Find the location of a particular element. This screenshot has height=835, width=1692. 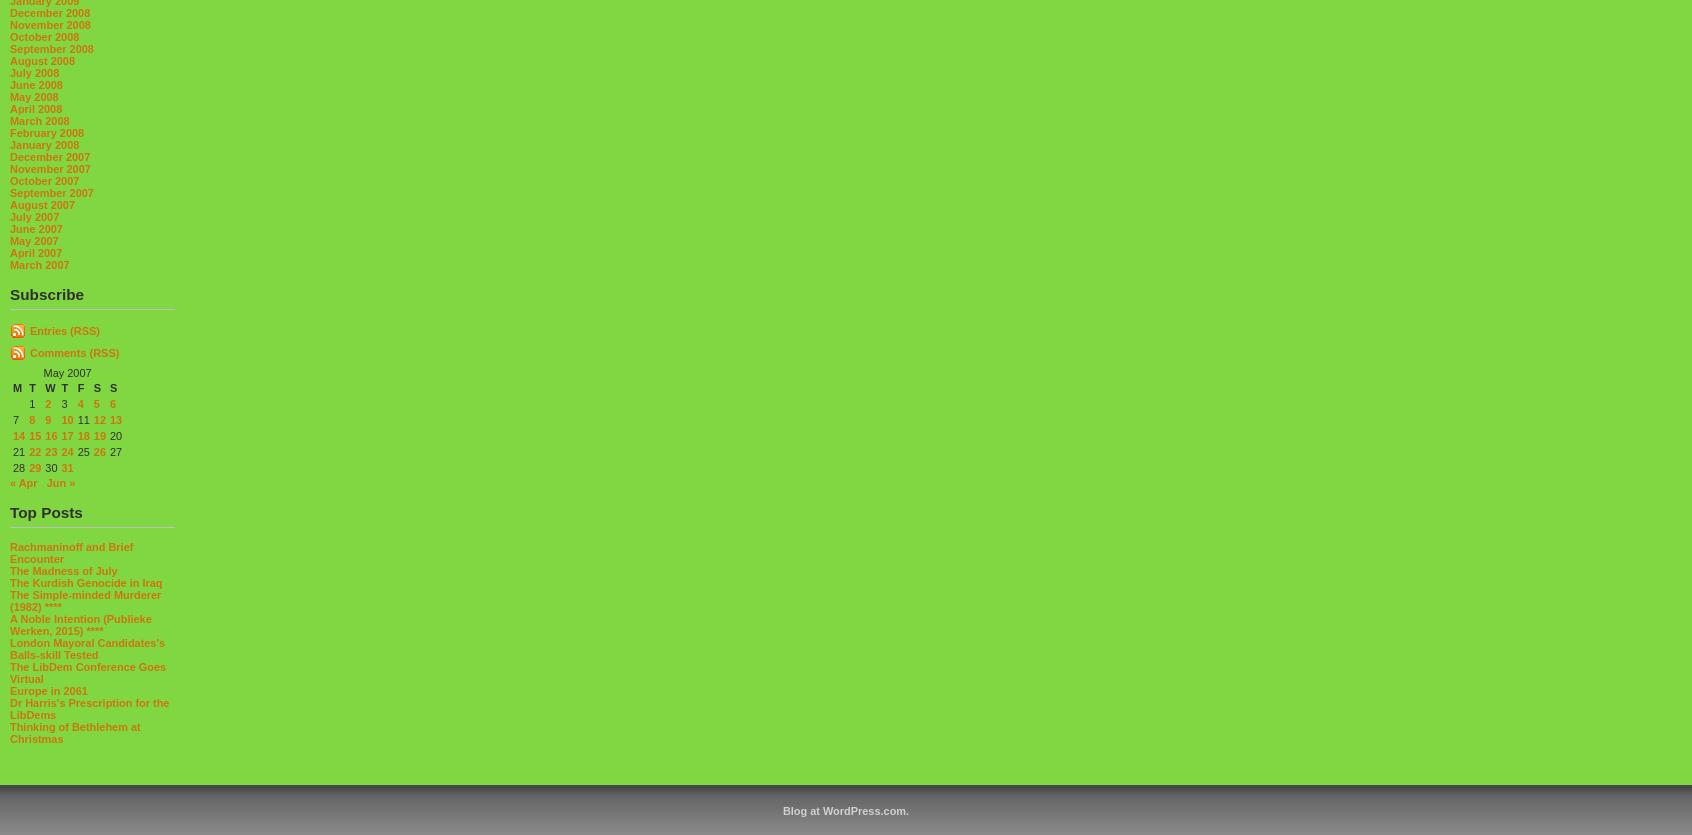

'Thinking of Bethlehem at Christmas' is located at coordinates (74, 731).